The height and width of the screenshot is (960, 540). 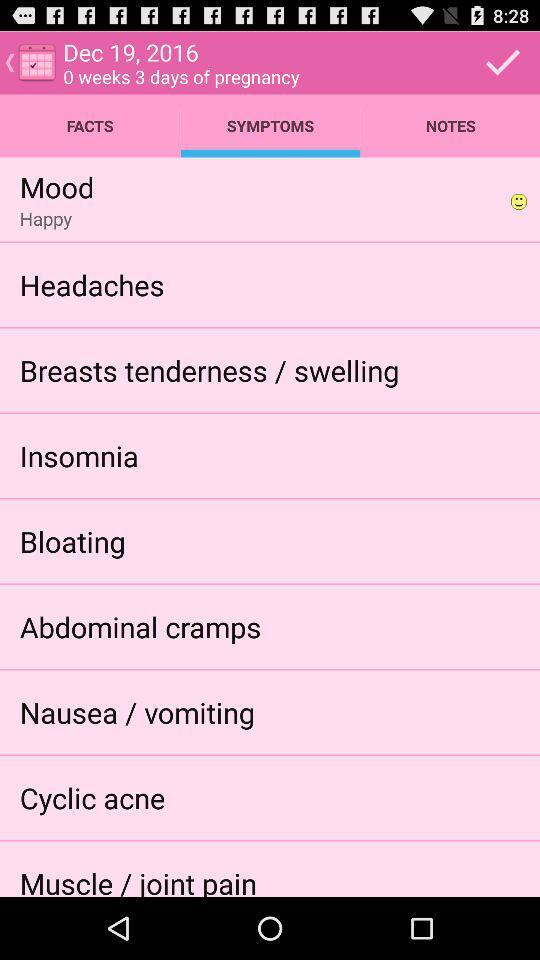 I want to click on confirm details and close page, so click(x=502, y=62).